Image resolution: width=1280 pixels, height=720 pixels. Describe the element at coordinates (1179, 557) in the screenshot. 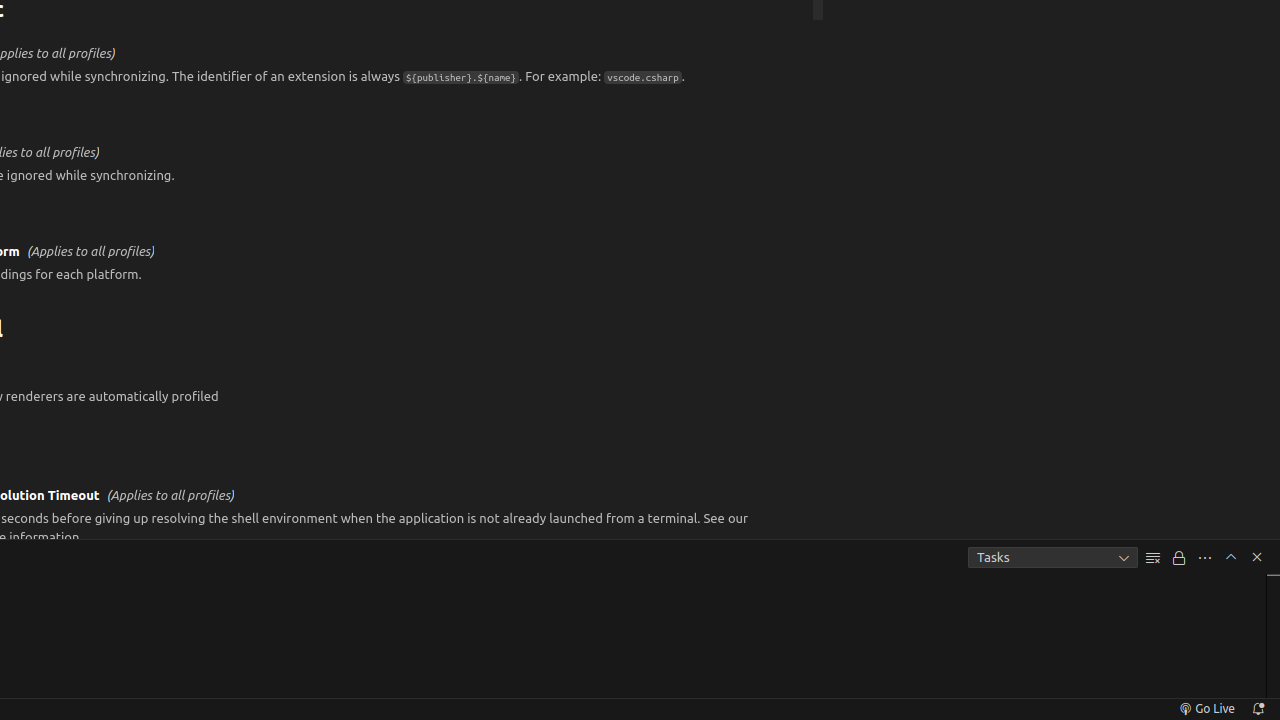

I see `'Turn Auto Scrolling Off'` at that location.